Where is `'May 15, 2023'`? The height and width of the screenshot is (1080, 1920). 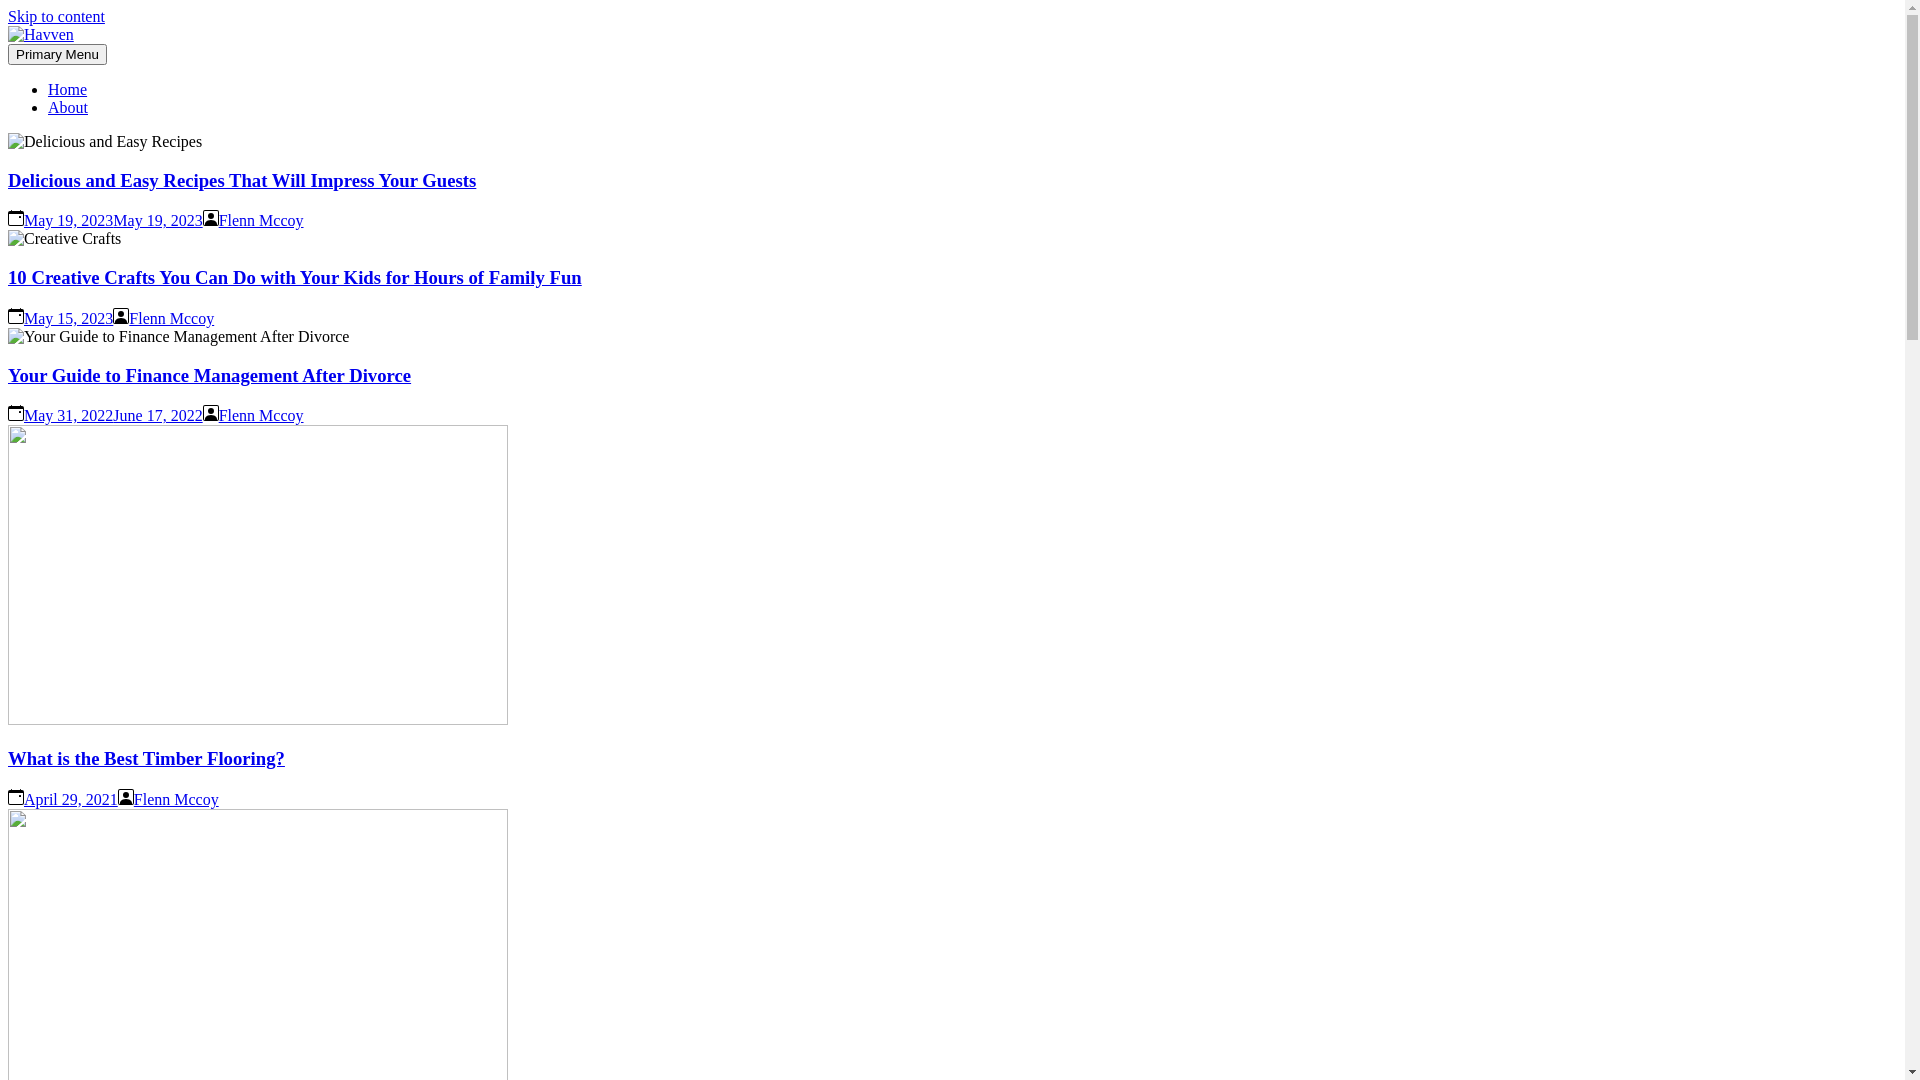 'May 15, 2023' is located at coordinates (24, 317).